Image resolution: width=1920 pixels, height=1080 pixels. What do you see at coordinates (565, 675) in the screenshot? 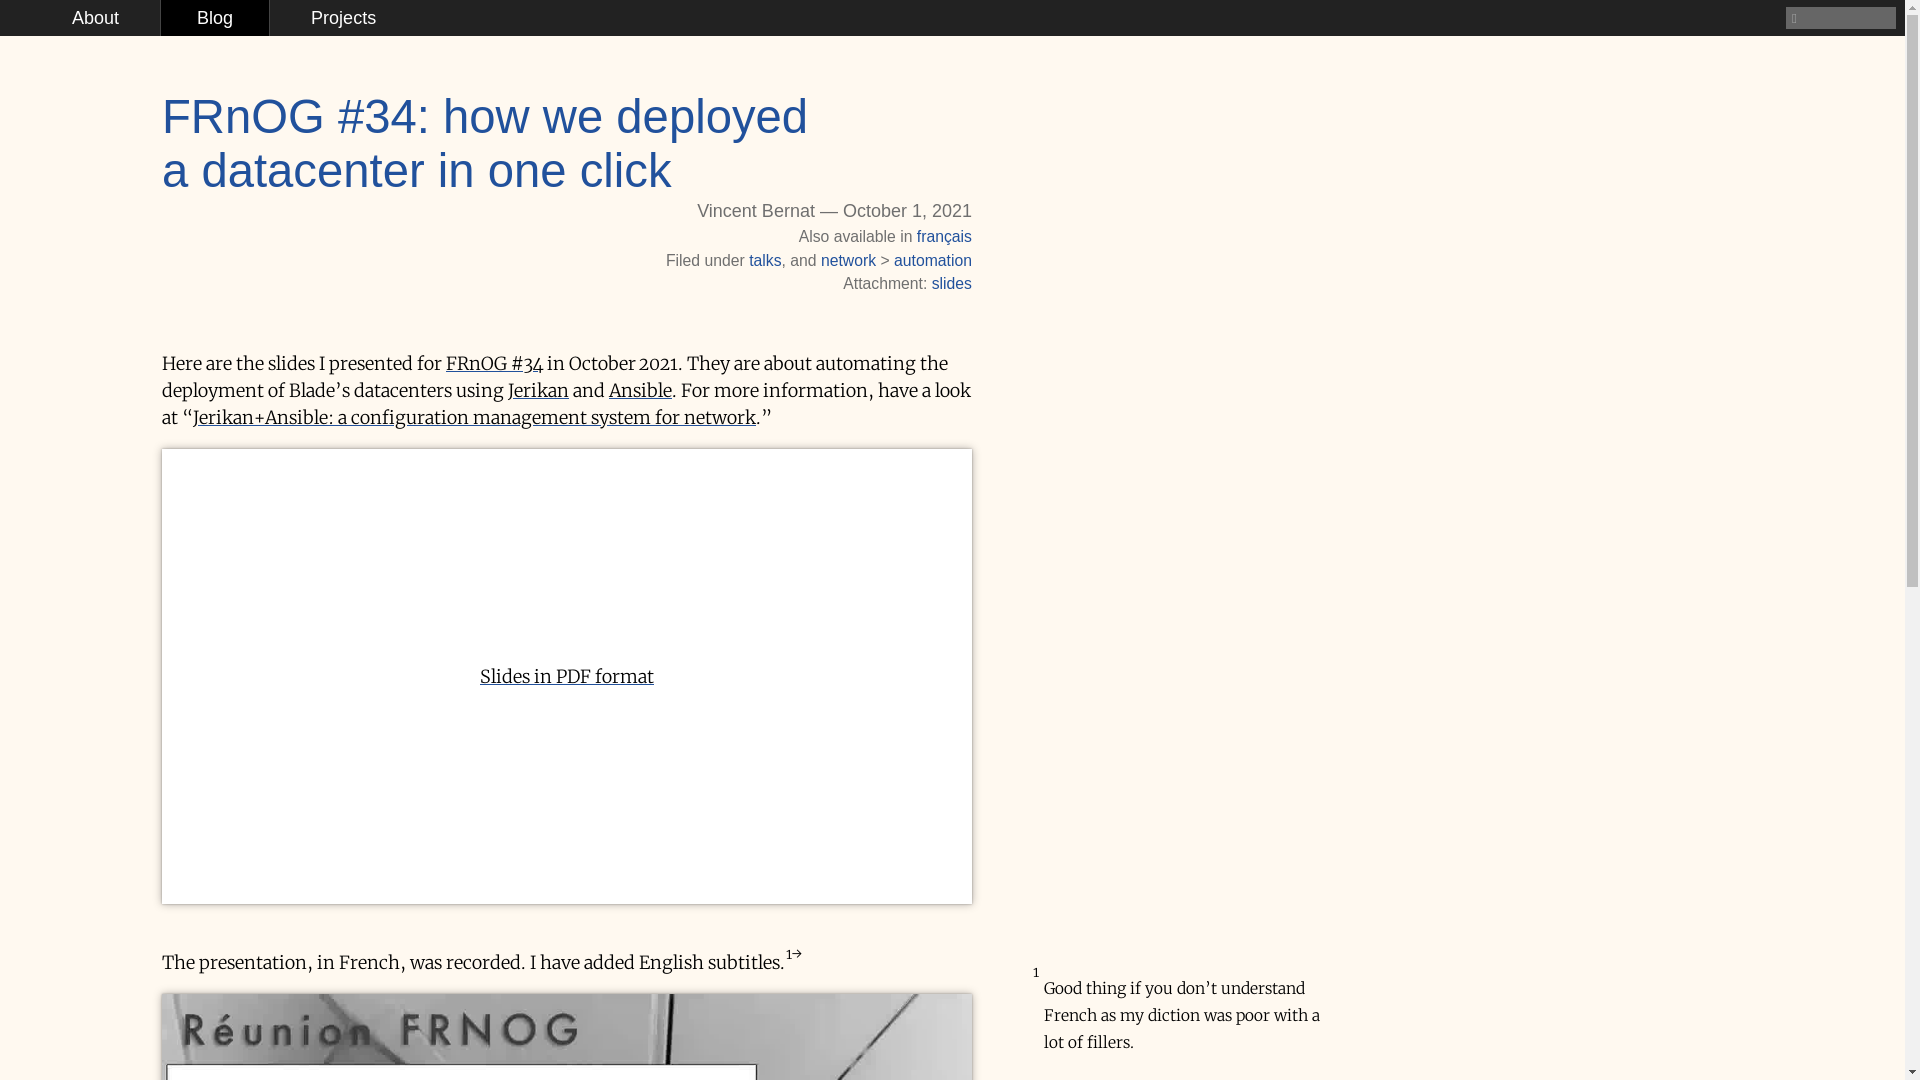
I see `'Slides in PDF format'` at bounding box center [565, 675].